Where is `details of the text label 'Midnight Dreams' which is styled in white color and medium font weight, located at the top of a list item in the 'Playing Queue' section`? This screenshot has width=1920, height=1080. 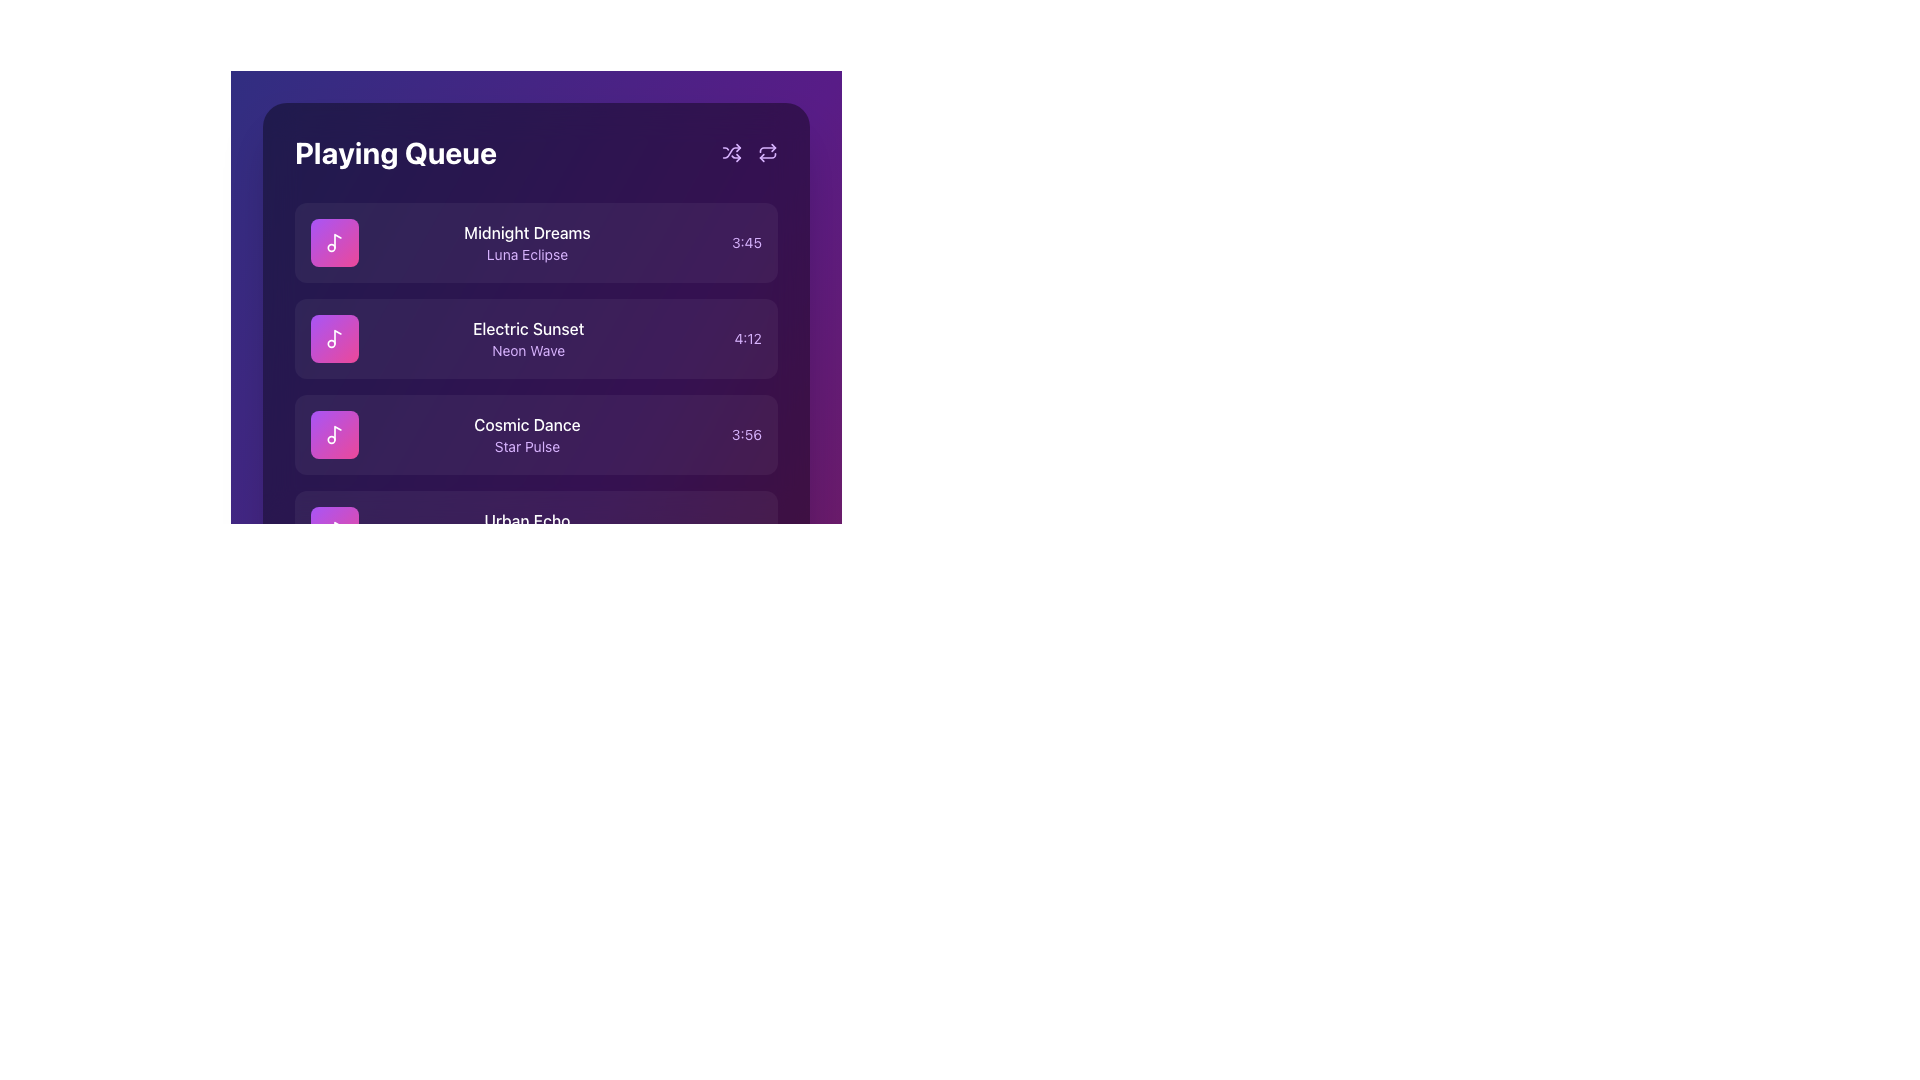 details of the text label 'Midnight Dreams' which is styled in white color and medium font weight, located at the top of a list item in the 'Playing Queue' section is located at coordinates (527, 231).